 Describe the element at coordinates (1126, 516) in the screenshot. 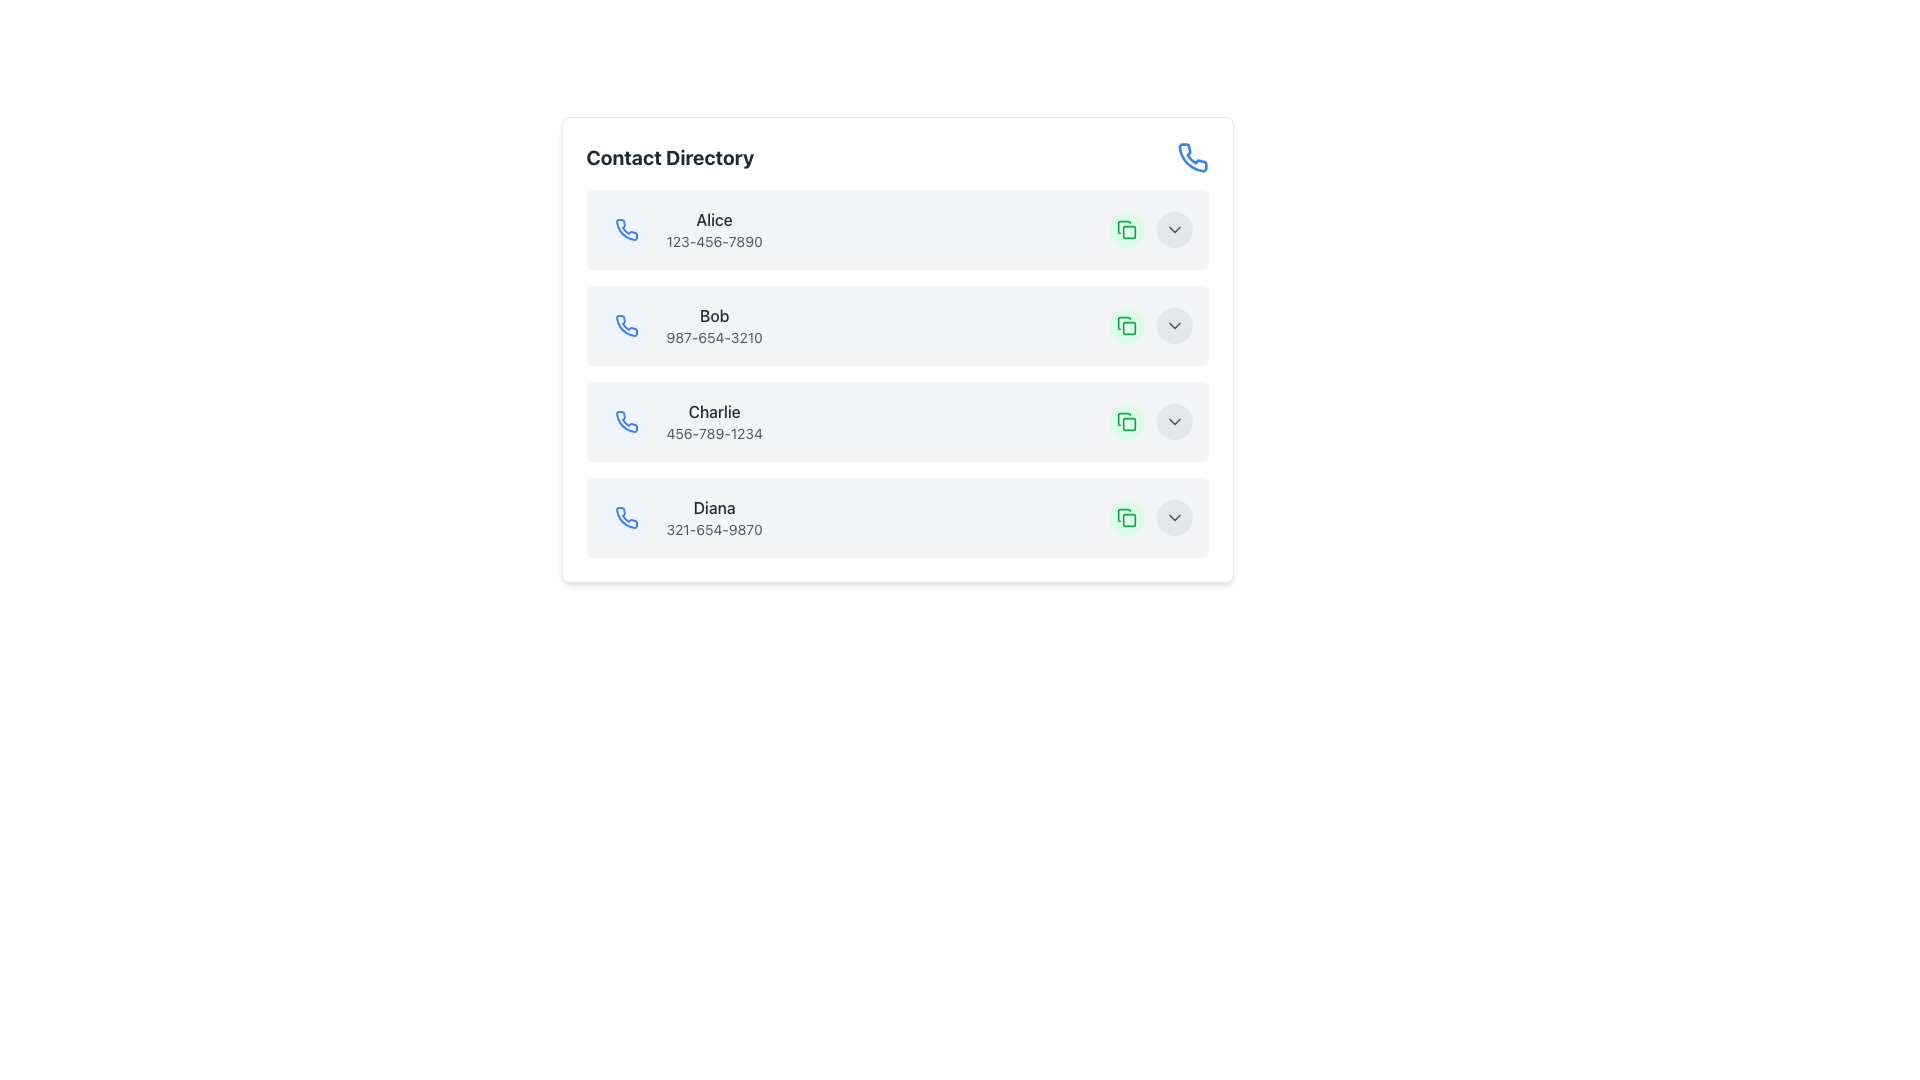

I see `the circular light green button with overlapping squares icon located to the right of the contact listing for 'Diana'` at that location.